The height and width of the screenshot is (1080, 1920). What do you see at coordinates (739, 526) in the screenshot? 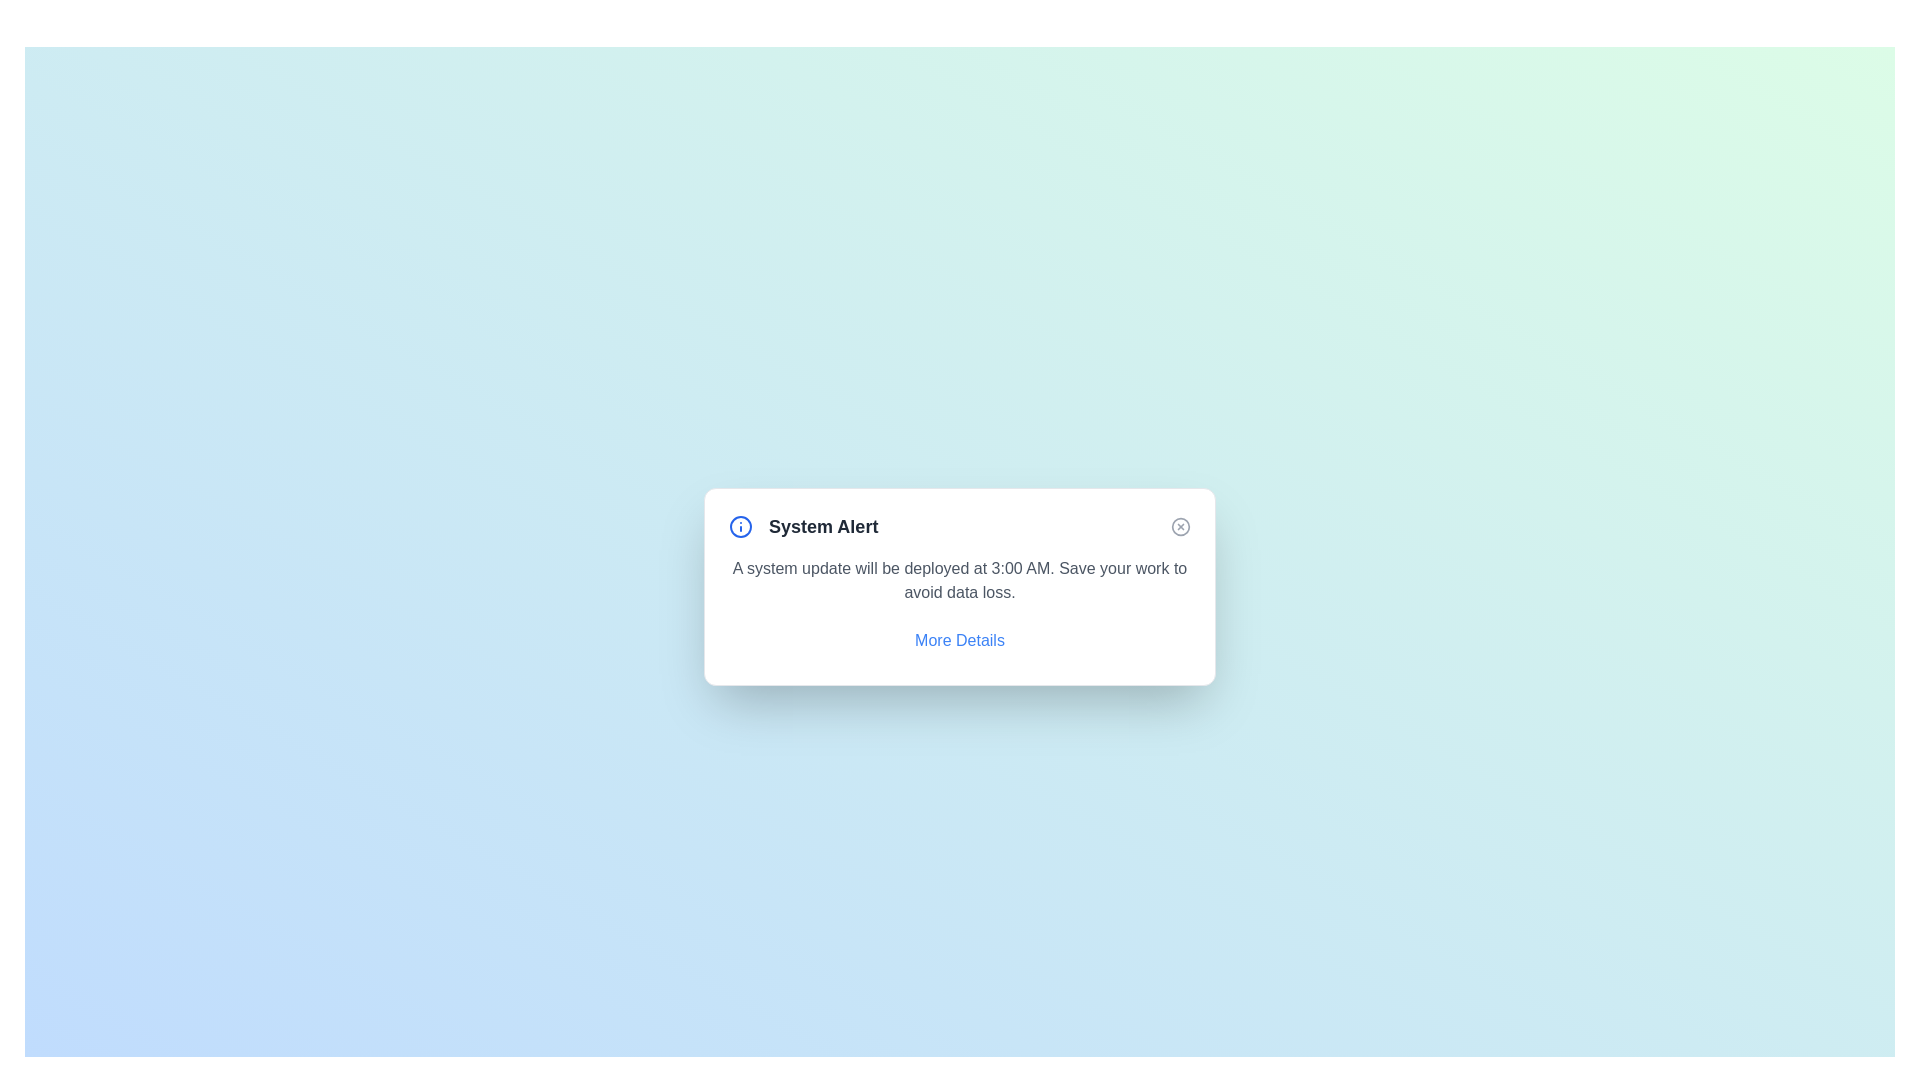
I see `the circular graphical component that represents an informational or alert state, located to the left of the 'System Alert' text` at bounding box center [739, 526].